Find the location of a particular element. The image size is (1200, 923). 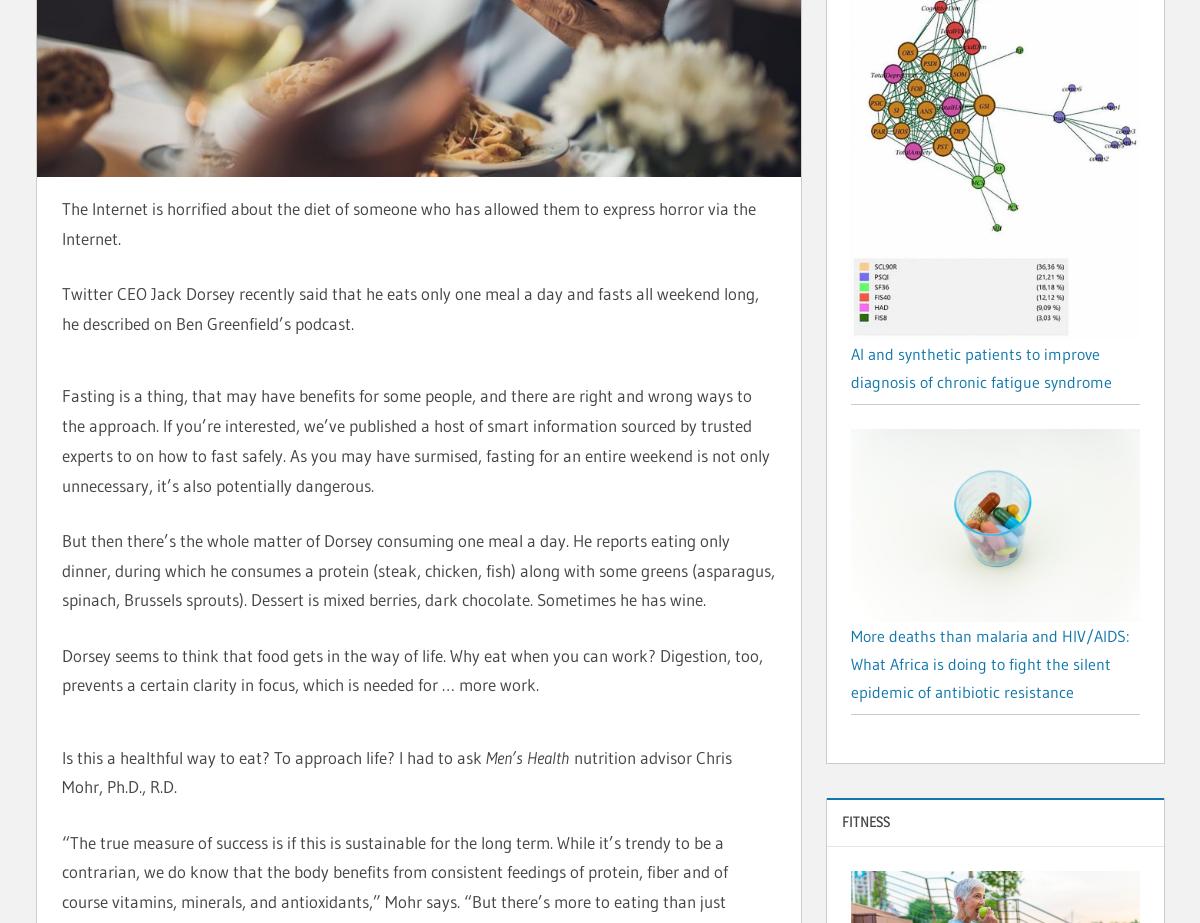

'The Internet is horrified about the diet of someone who has allowed them to express horror via the Internet.' is located at coordinates (408, 223).